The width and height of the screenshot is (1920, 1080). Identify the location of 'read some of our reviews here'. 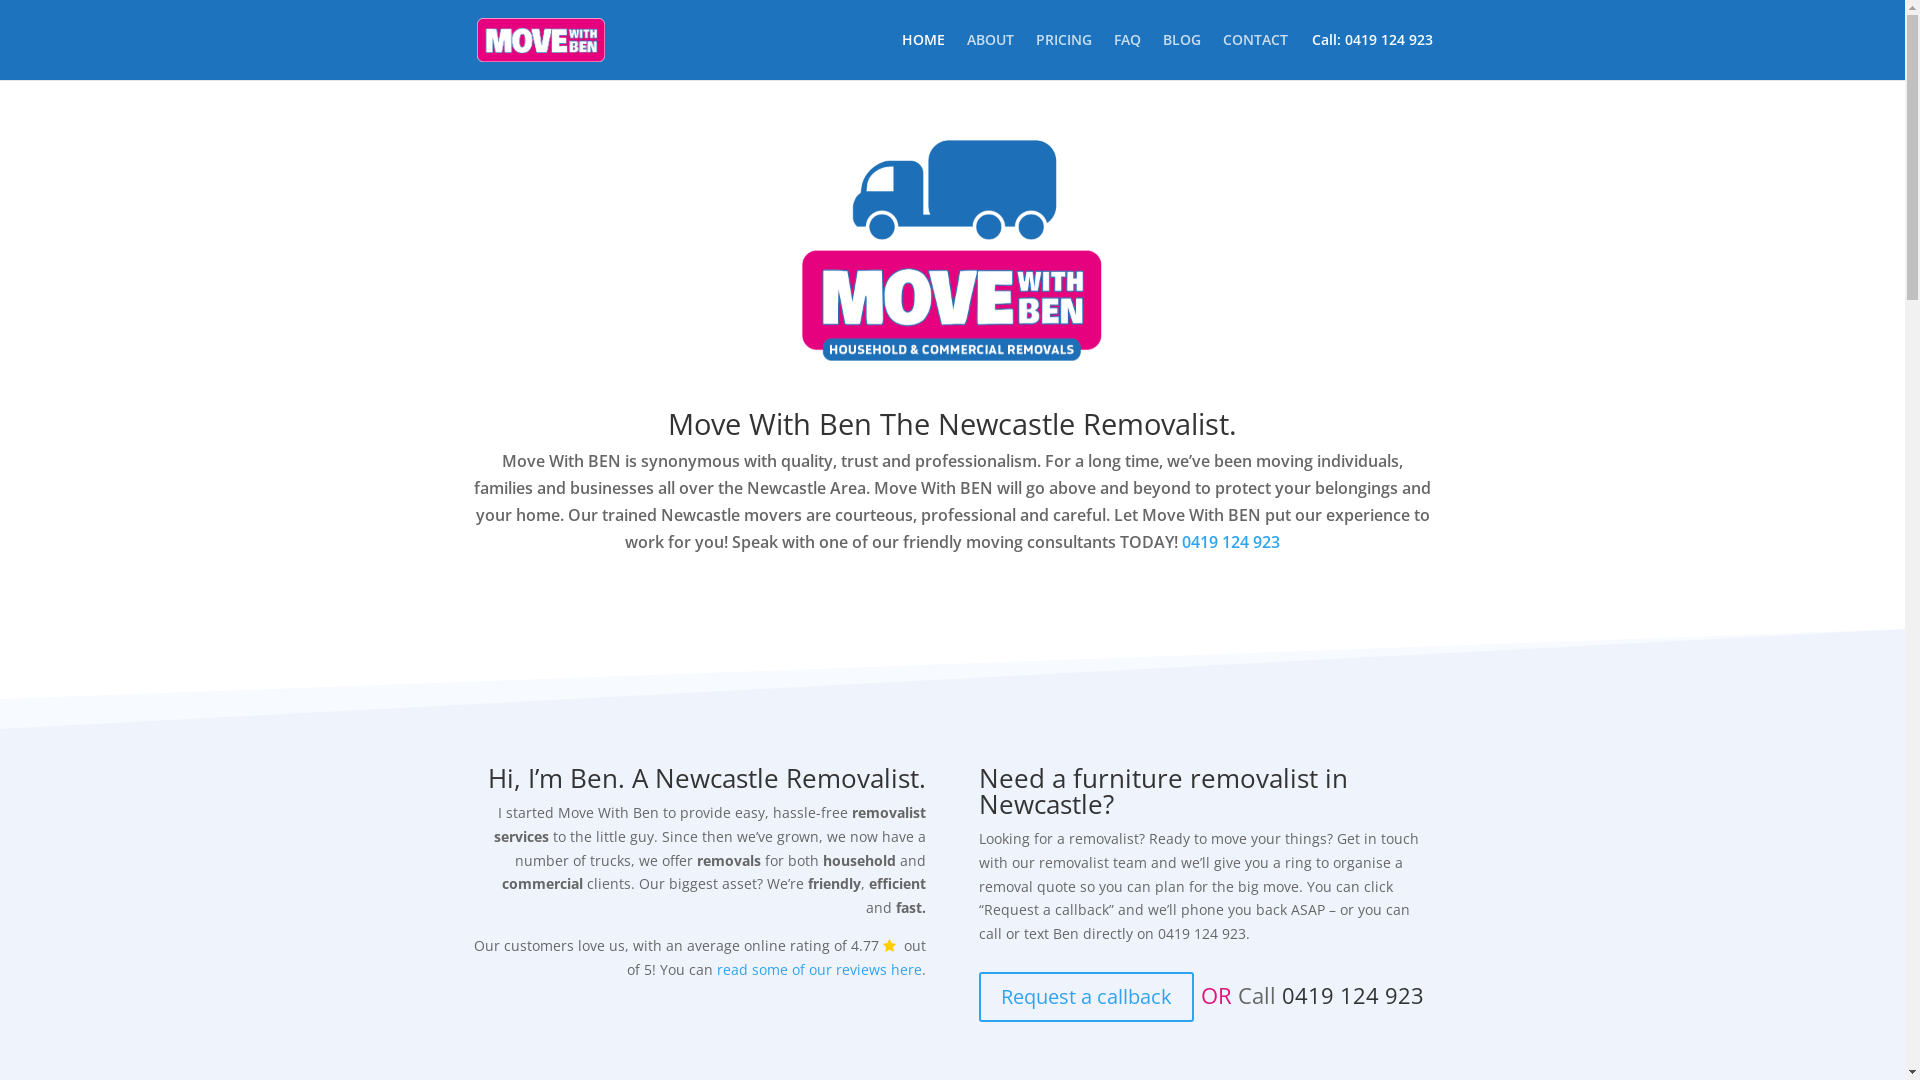
(716, 968).